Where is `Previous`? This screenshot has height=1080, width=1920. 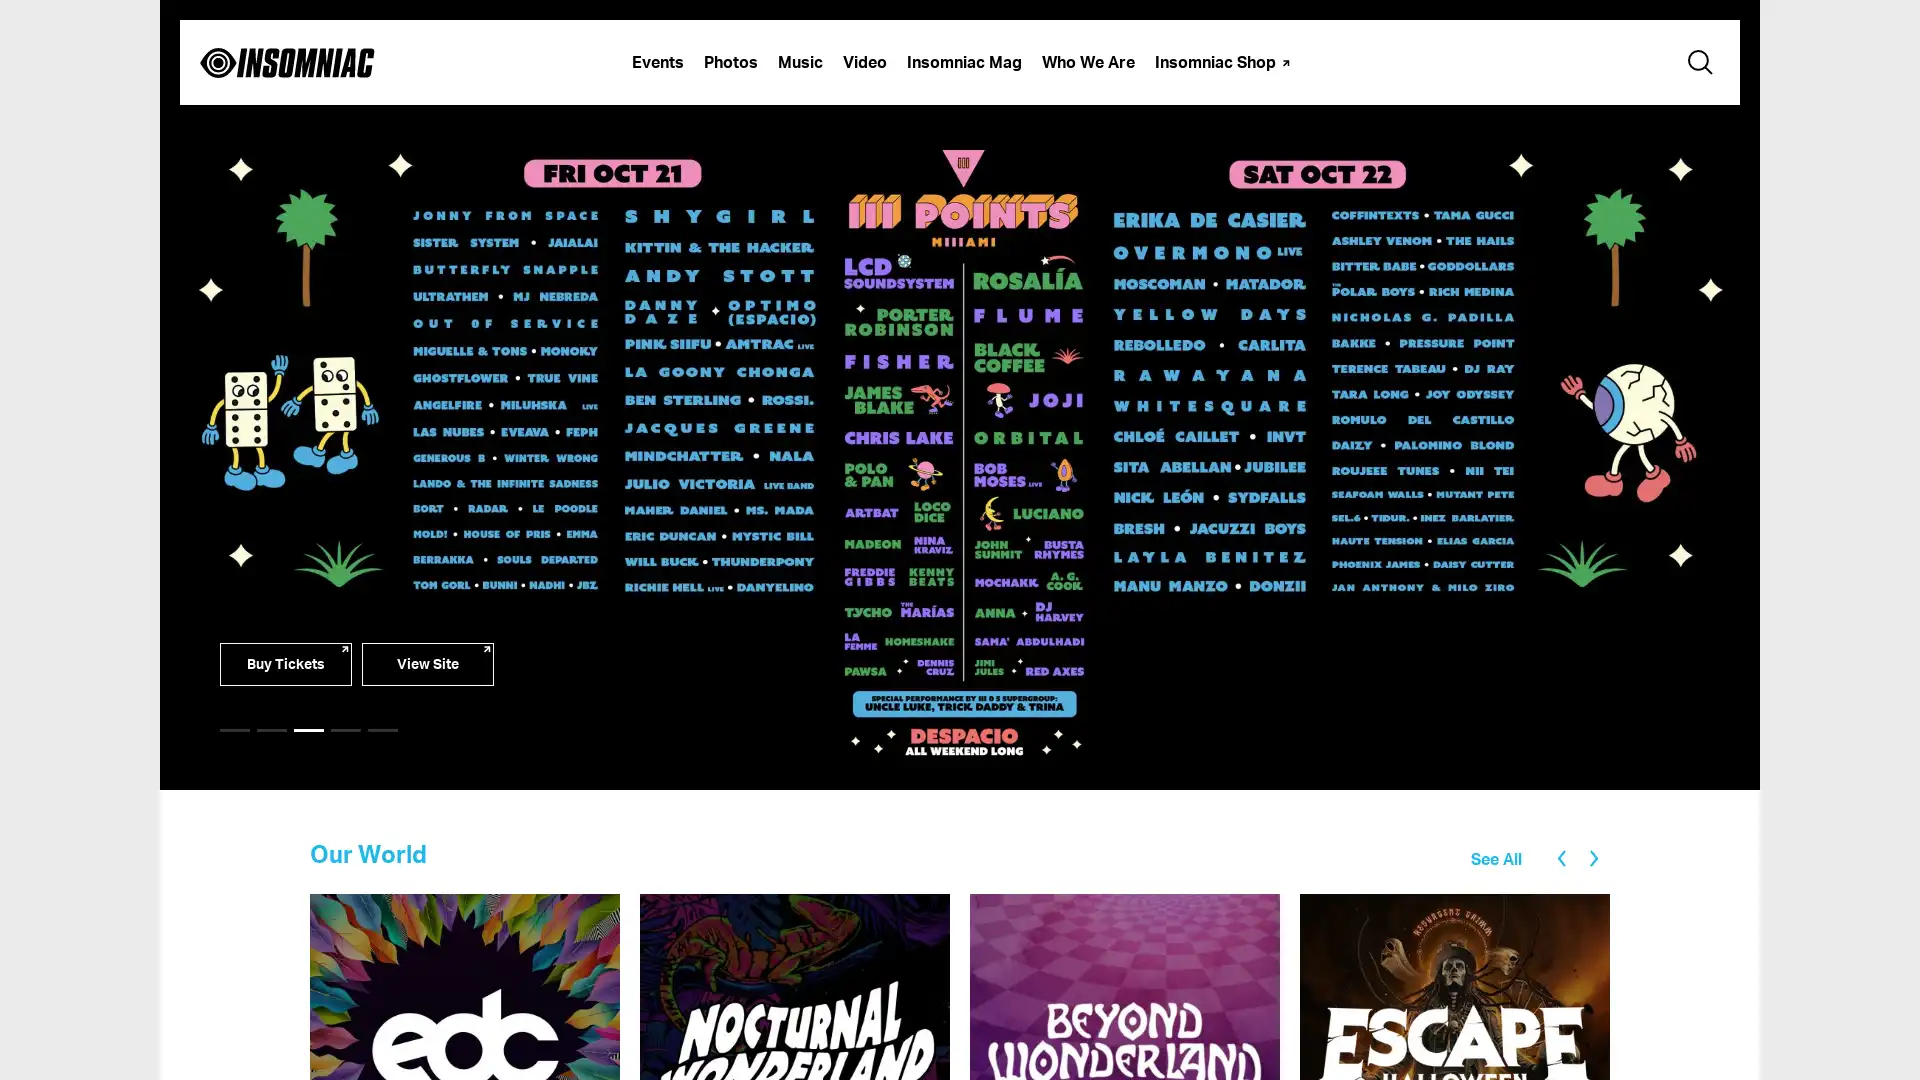 Previous is located at coordinates (1554, 855).